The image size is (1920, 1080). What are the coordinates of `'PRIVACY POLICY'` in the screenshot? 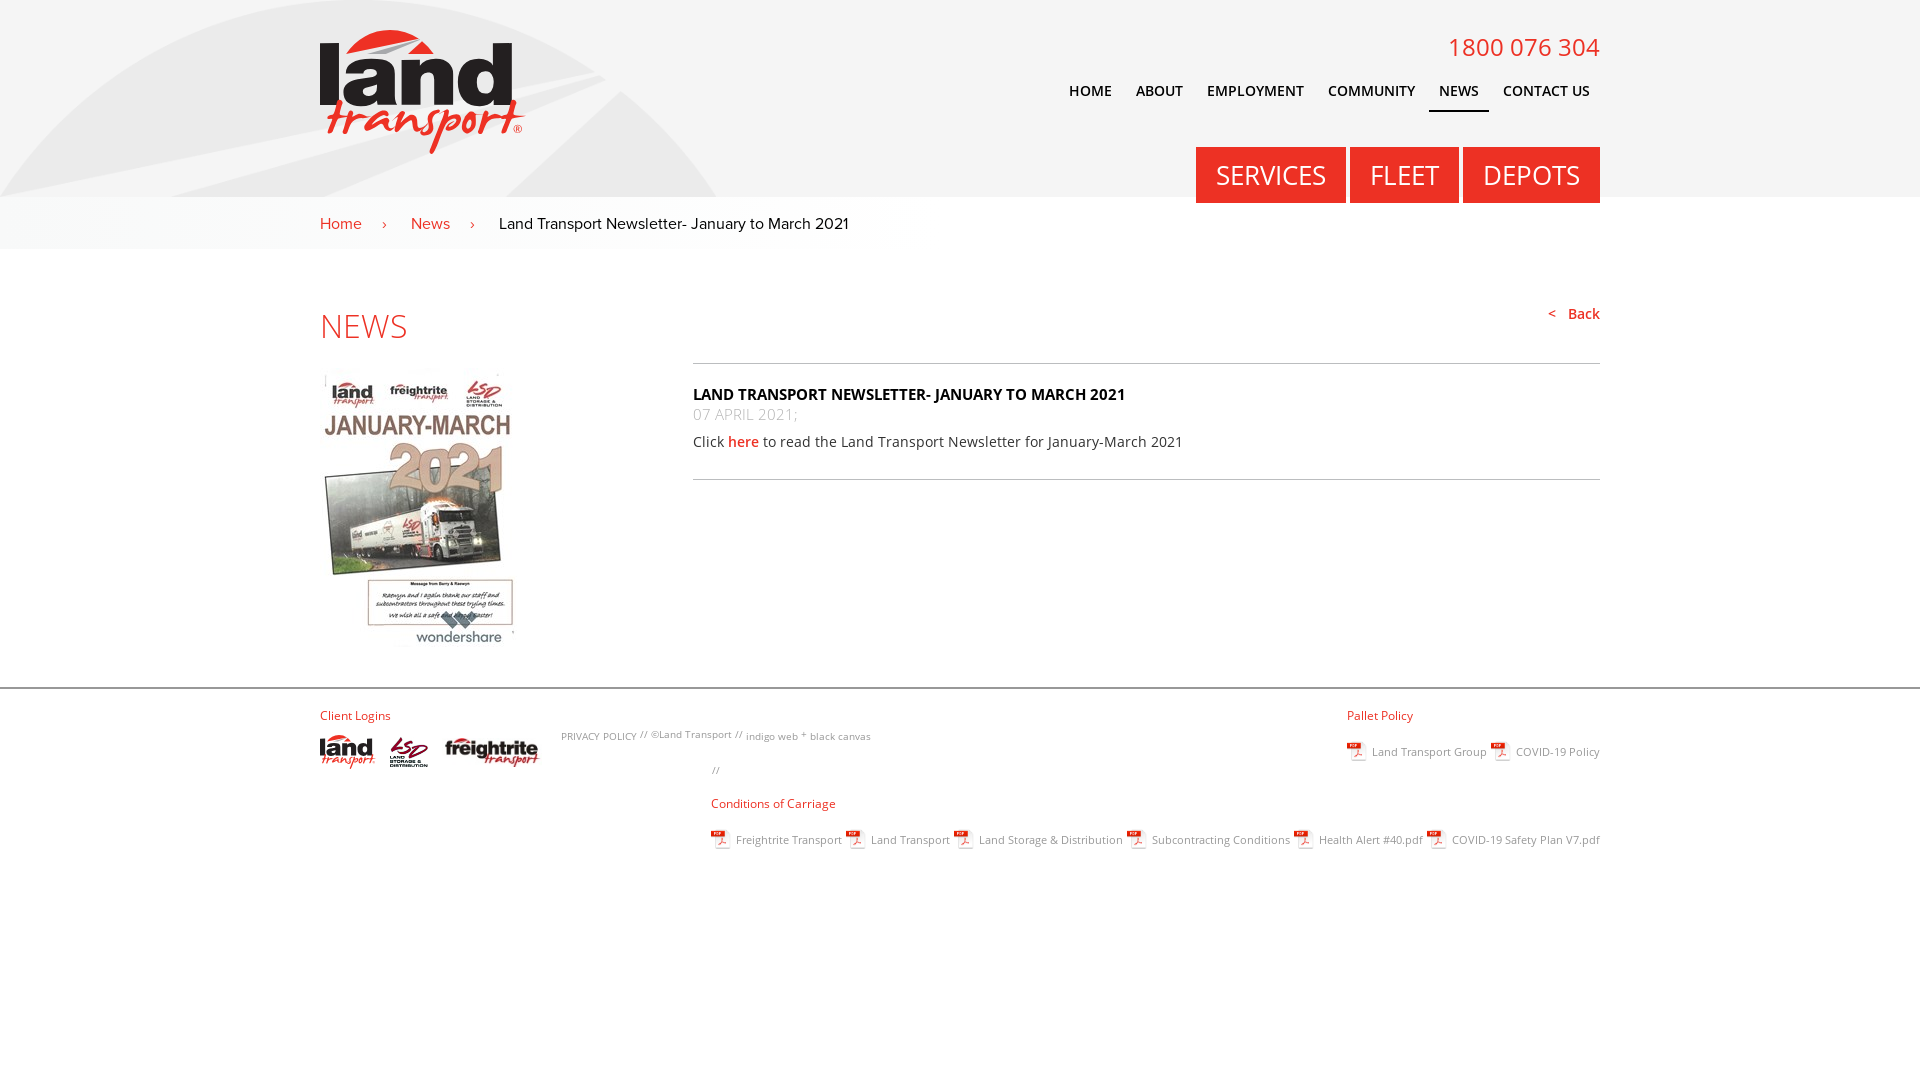 It's located at (598, 736).